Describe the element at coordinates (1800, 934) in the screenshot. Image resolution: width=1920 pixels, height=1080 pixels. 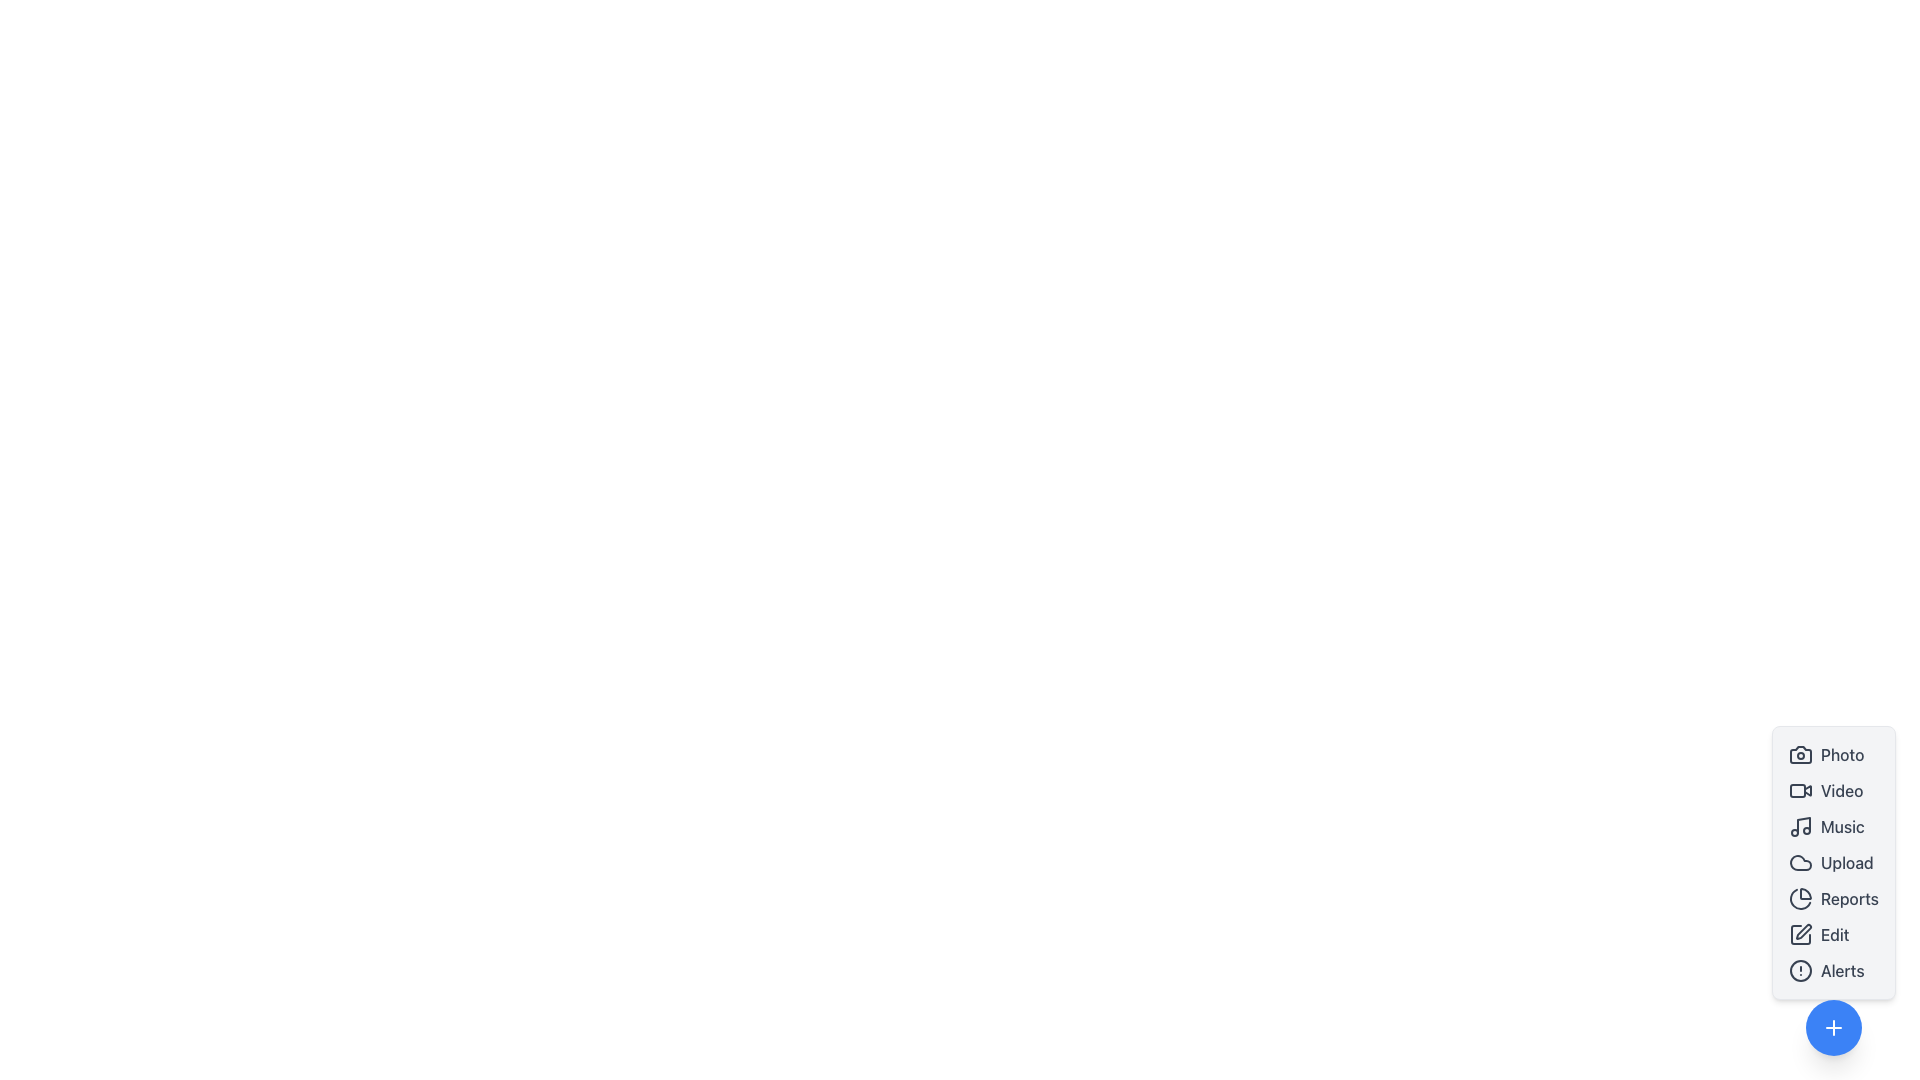
I see `the gray square-shaped icon with a pen inside, located on the left side of the 'Edit' option in the vertical menu` at that location.